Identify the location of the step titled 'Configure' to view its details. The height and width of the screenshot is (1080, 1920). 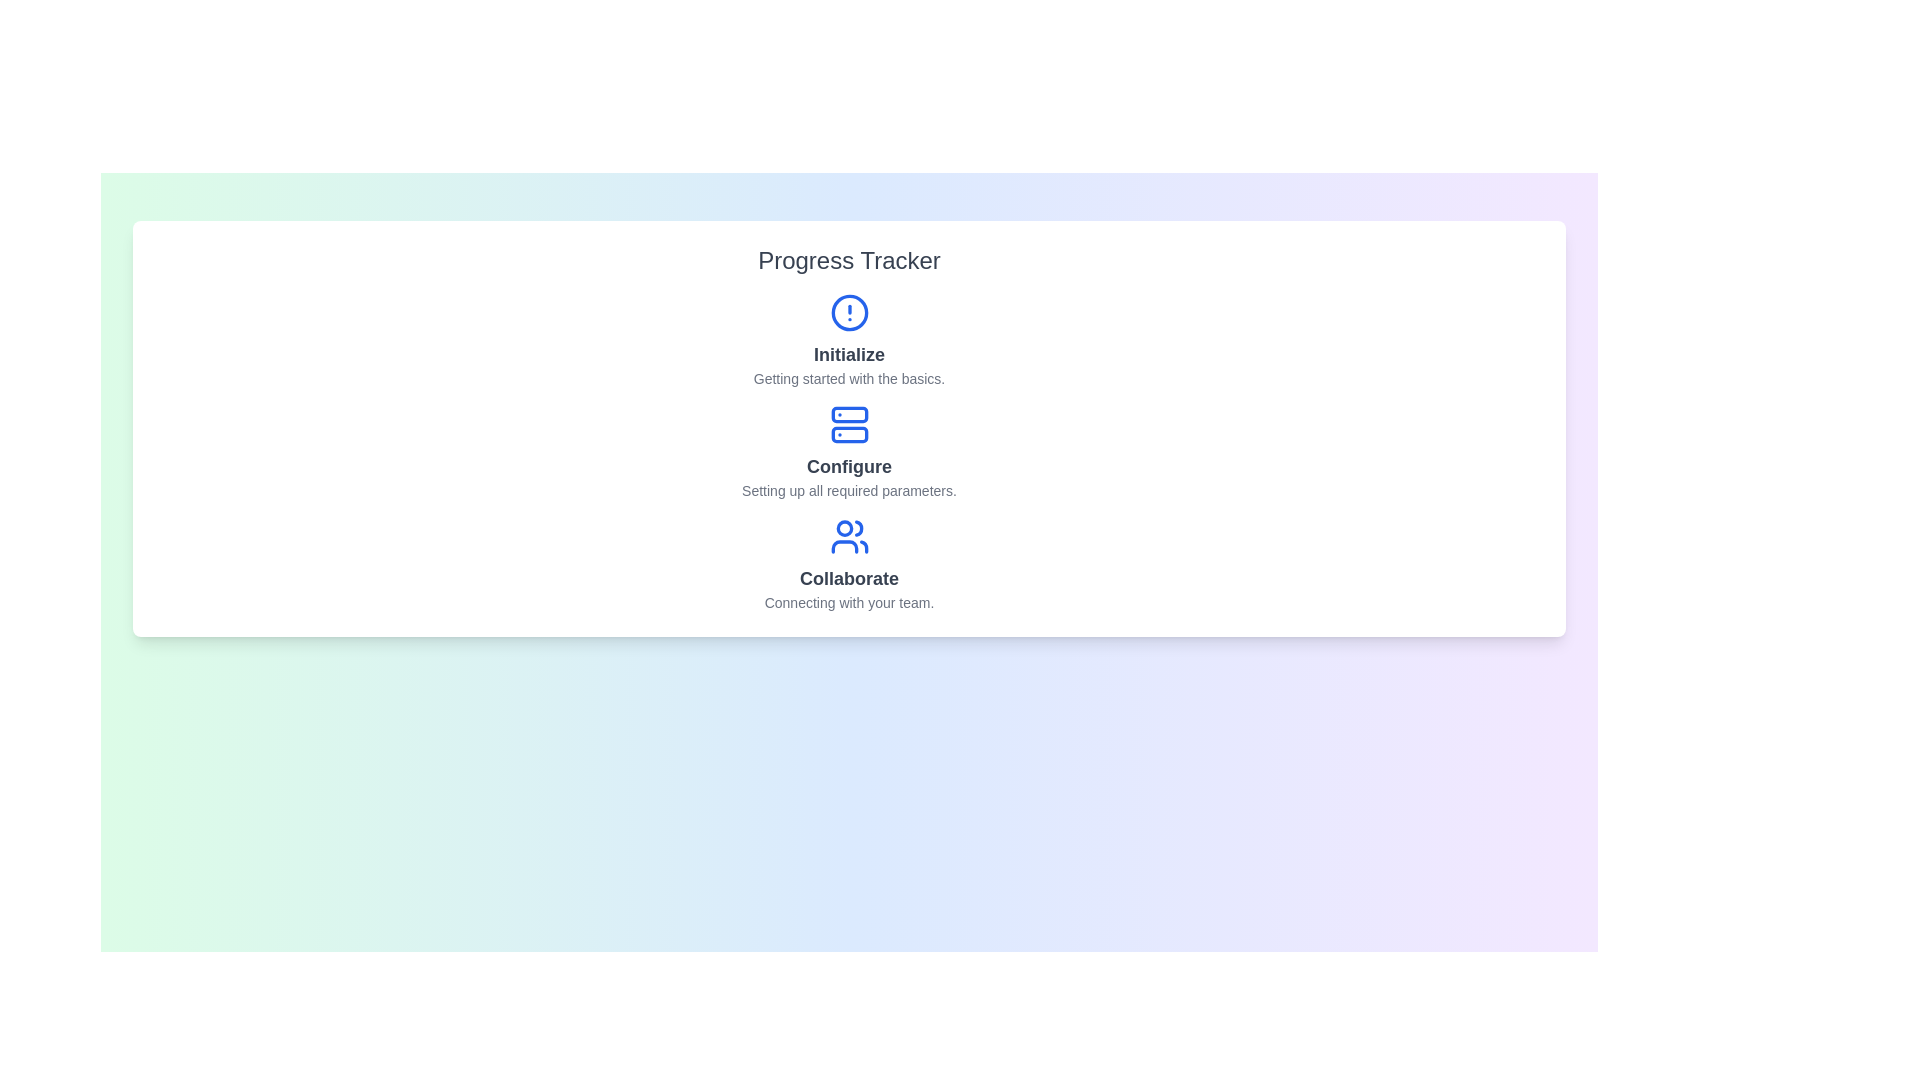
(849, 452).